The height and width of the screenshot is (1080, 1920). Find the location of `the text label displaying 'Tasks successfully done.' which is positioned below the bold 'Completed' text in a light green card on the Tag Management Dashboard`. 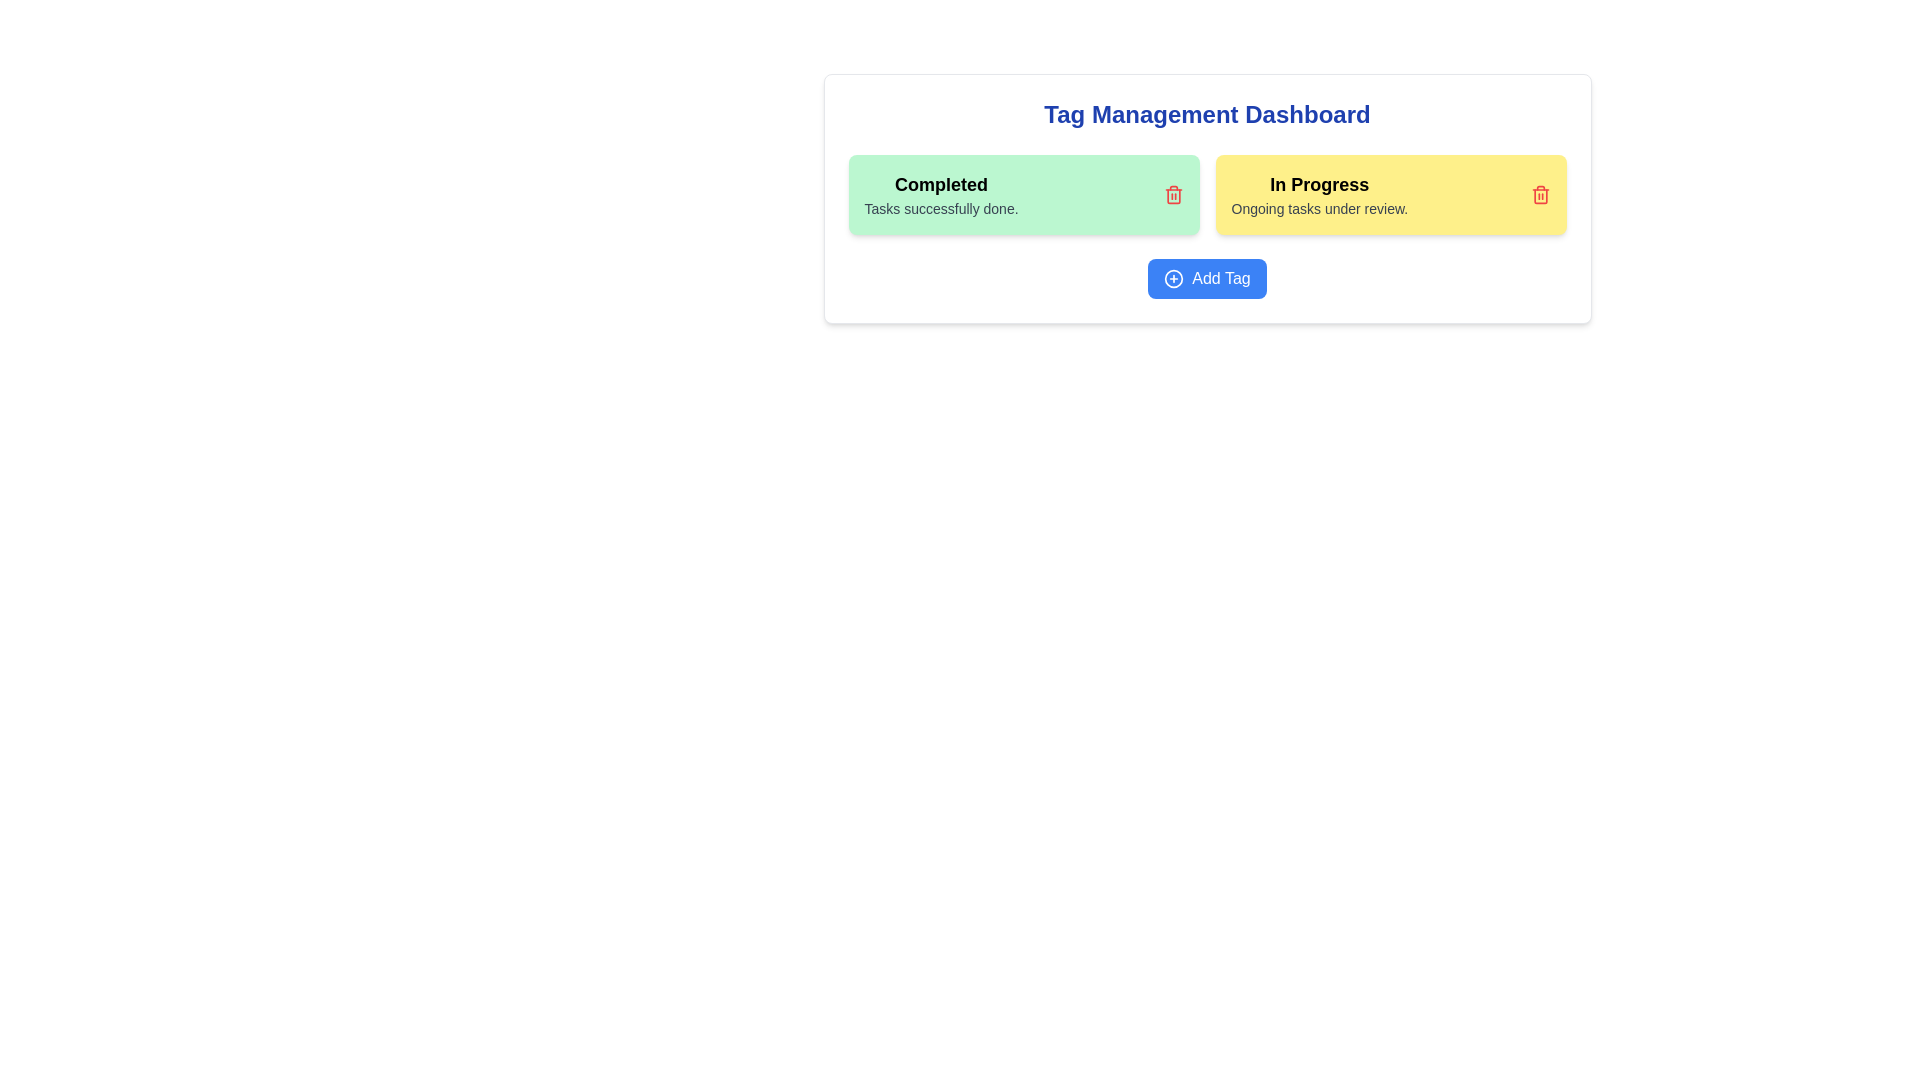

the text label displaying 'Tasks successfully done.' which is positioned below the bold 'Completed' text in a light green card on the Tag Management Dashboard is located at coordinates (940, 208).